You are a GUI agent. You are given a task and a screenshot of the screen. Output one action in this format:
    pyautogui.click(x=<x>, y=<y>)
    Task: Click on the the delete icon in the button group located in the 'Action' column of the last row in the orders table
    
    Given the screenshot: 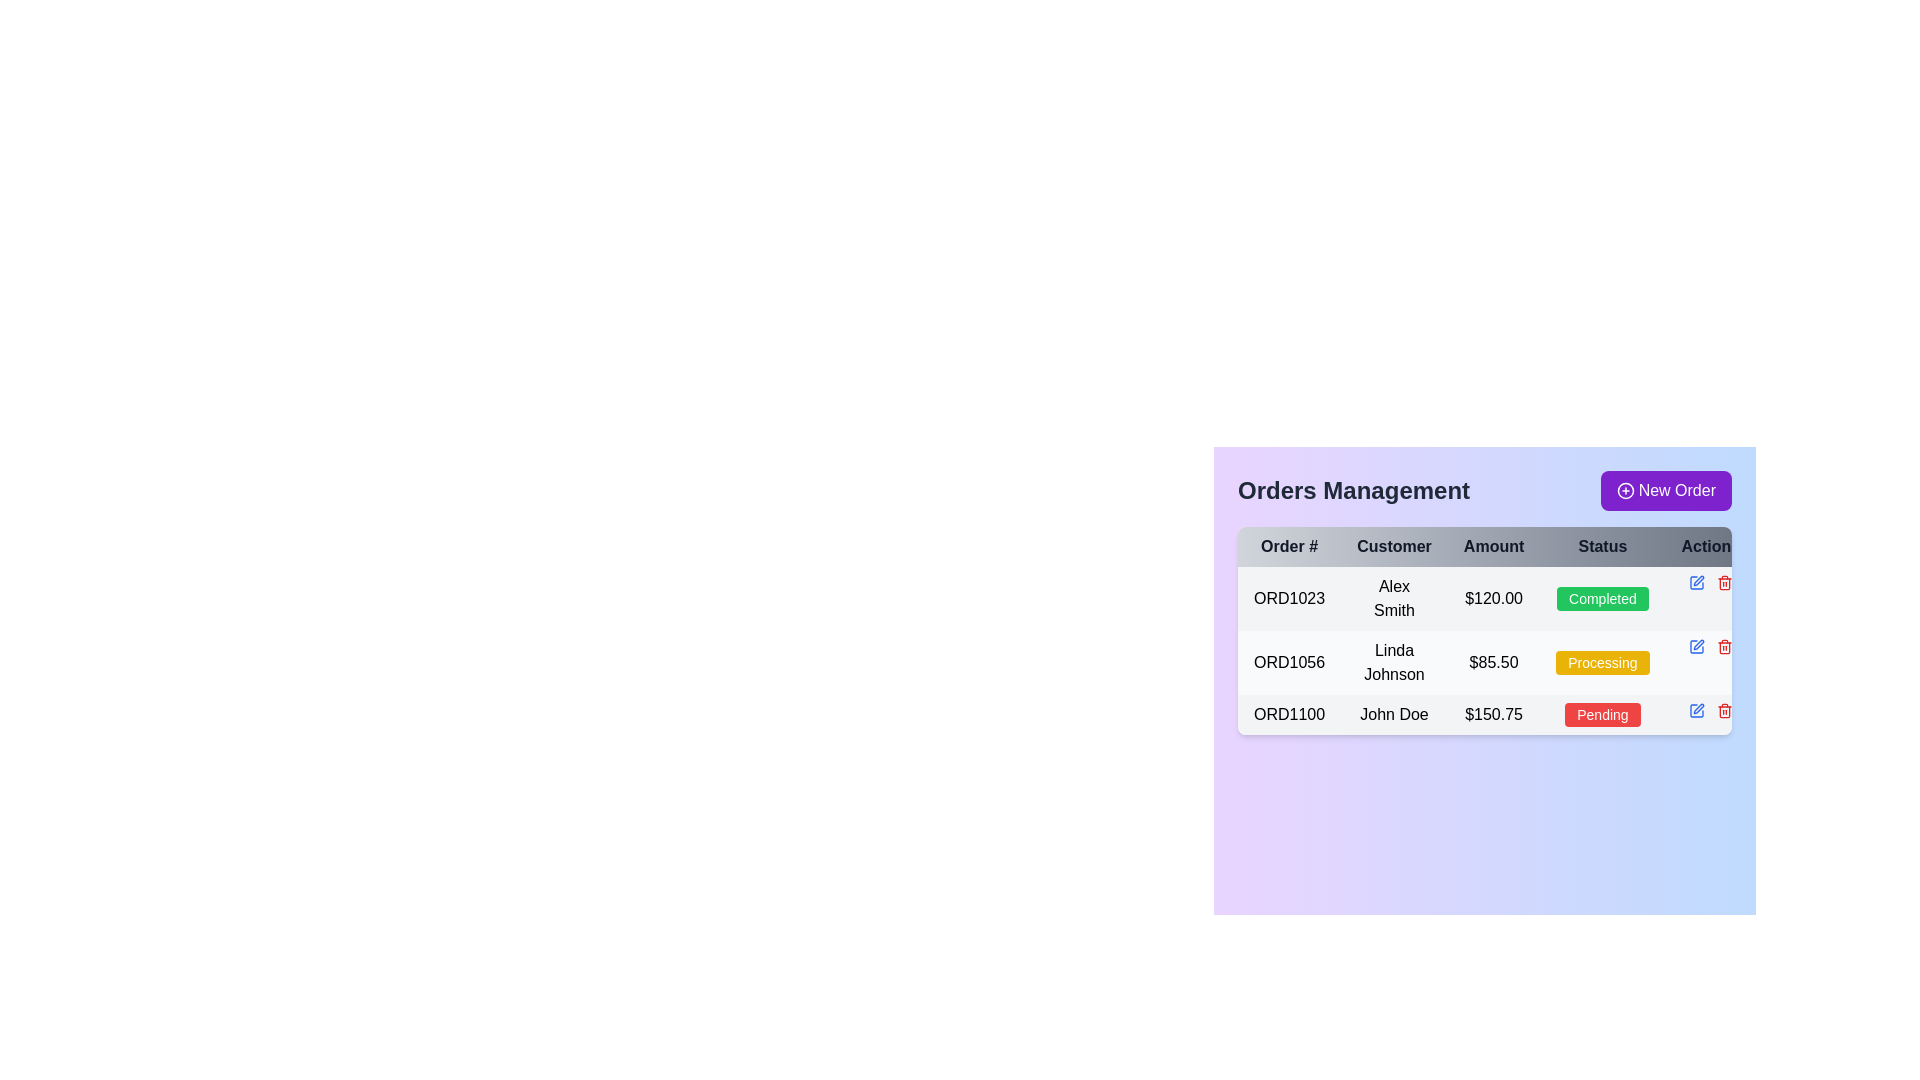 What is the action you would take?
    pyautogui.click(x=1708, y=709)
    